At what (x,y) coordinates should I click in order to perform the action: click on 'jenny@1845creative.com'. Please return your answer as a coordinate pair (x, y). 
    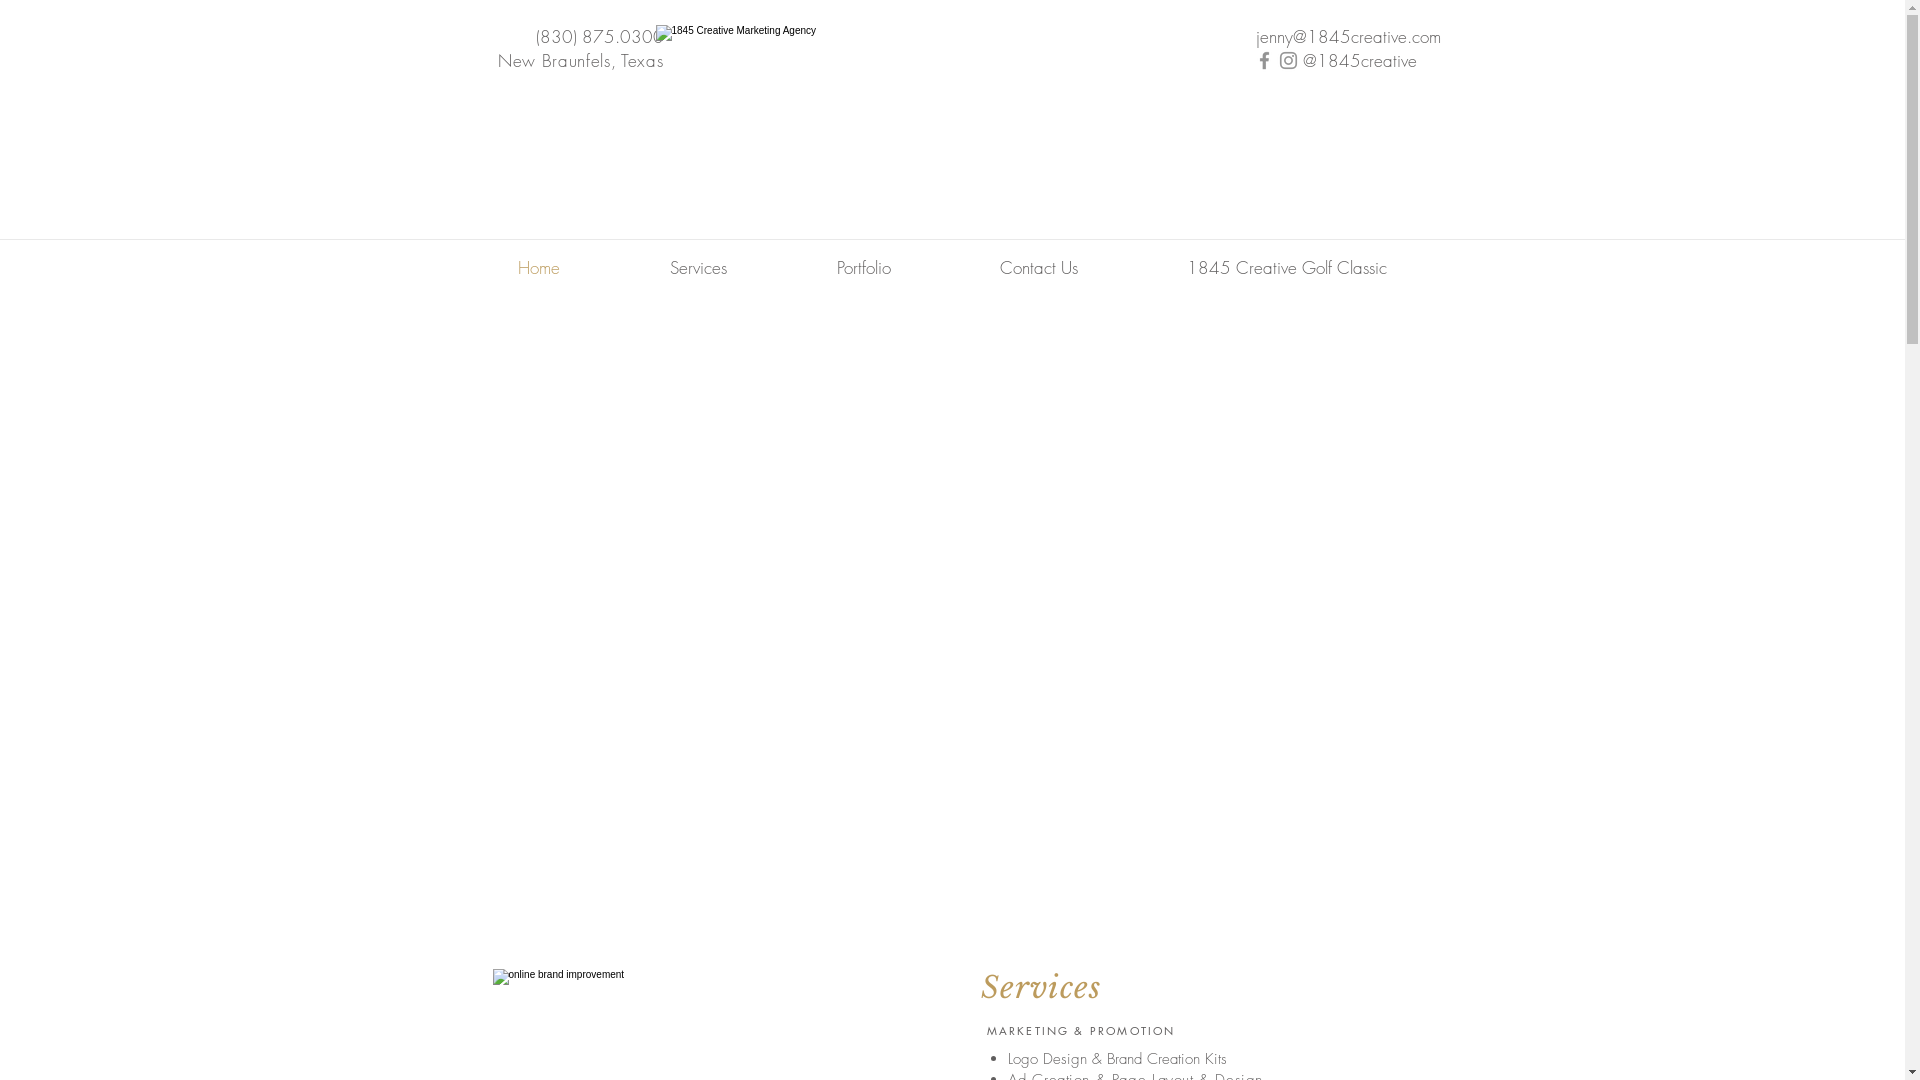
    Looking at the image, I should click on (1348, 36).